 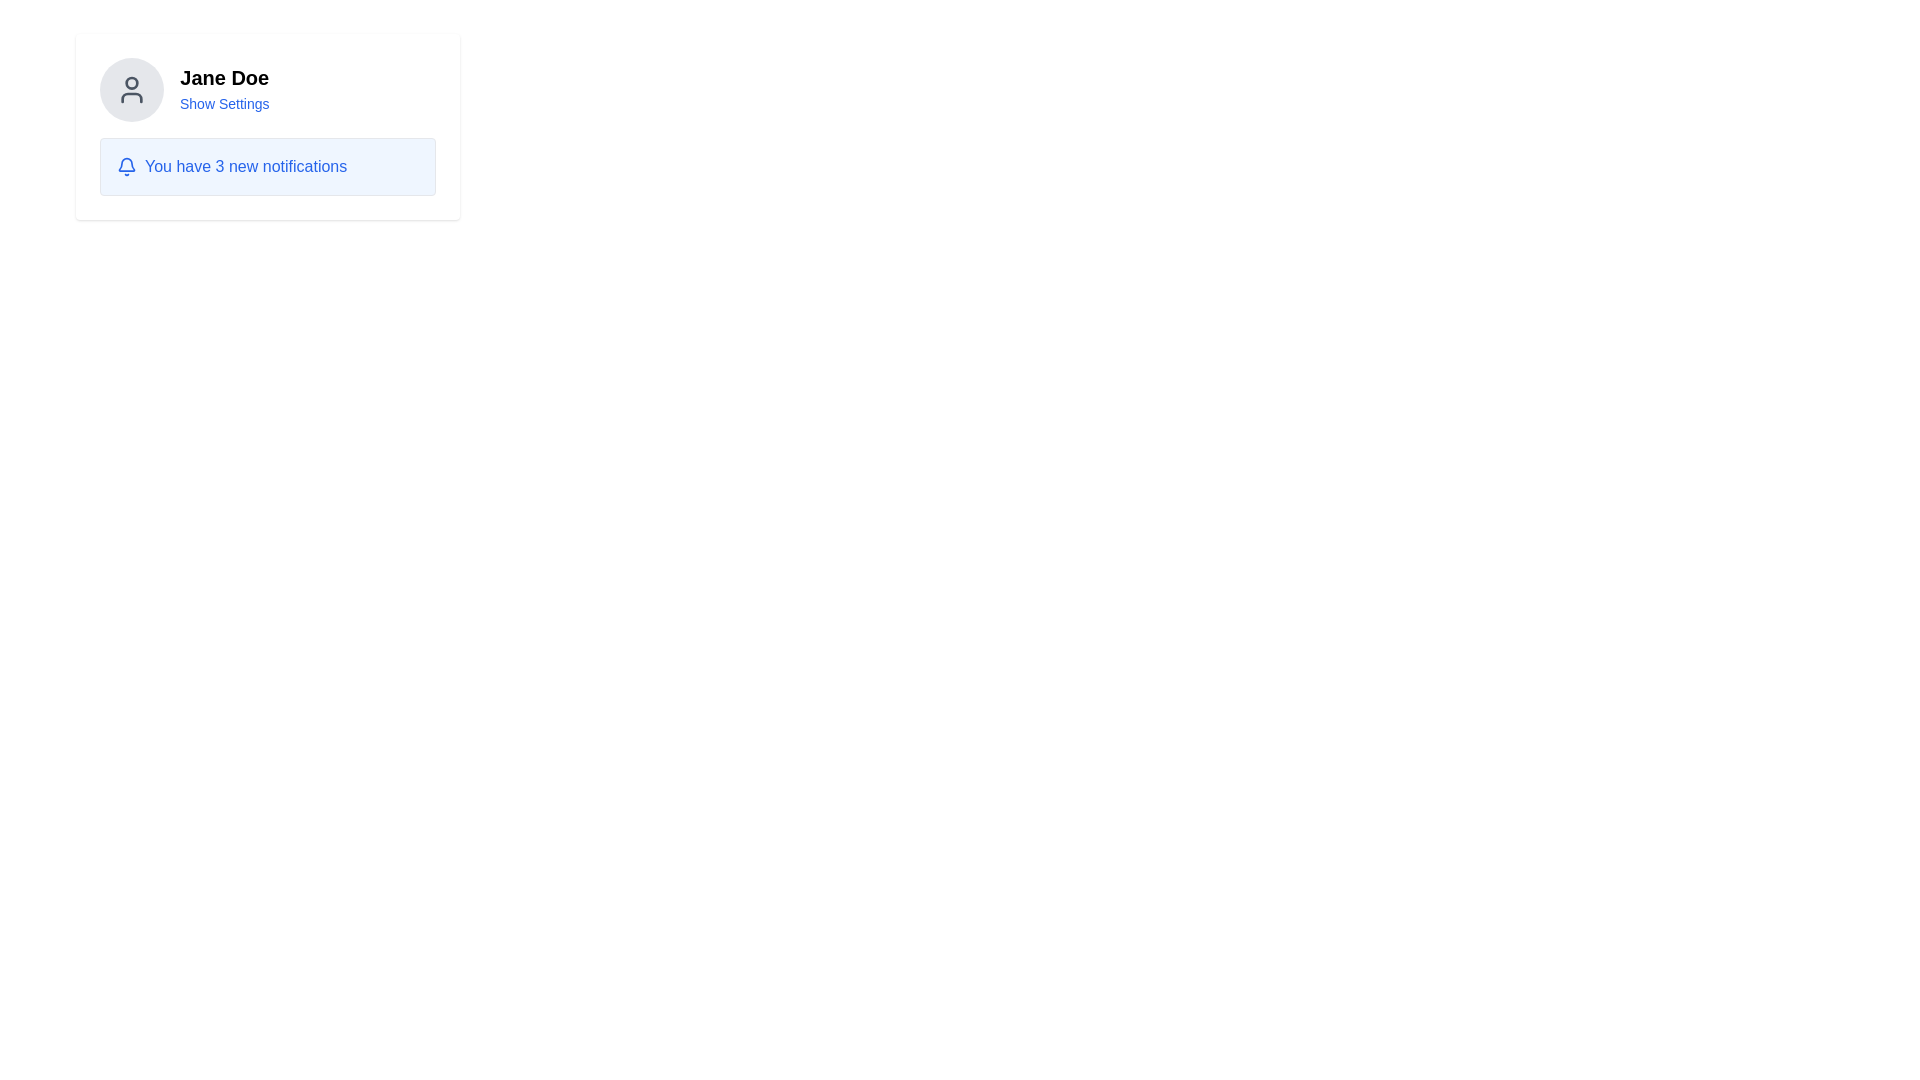 What do you see at coordinates (267, 88) in the screenshot?
I see `the Profile section at the top of the boxed card layout` at bounding box center [267, 88].